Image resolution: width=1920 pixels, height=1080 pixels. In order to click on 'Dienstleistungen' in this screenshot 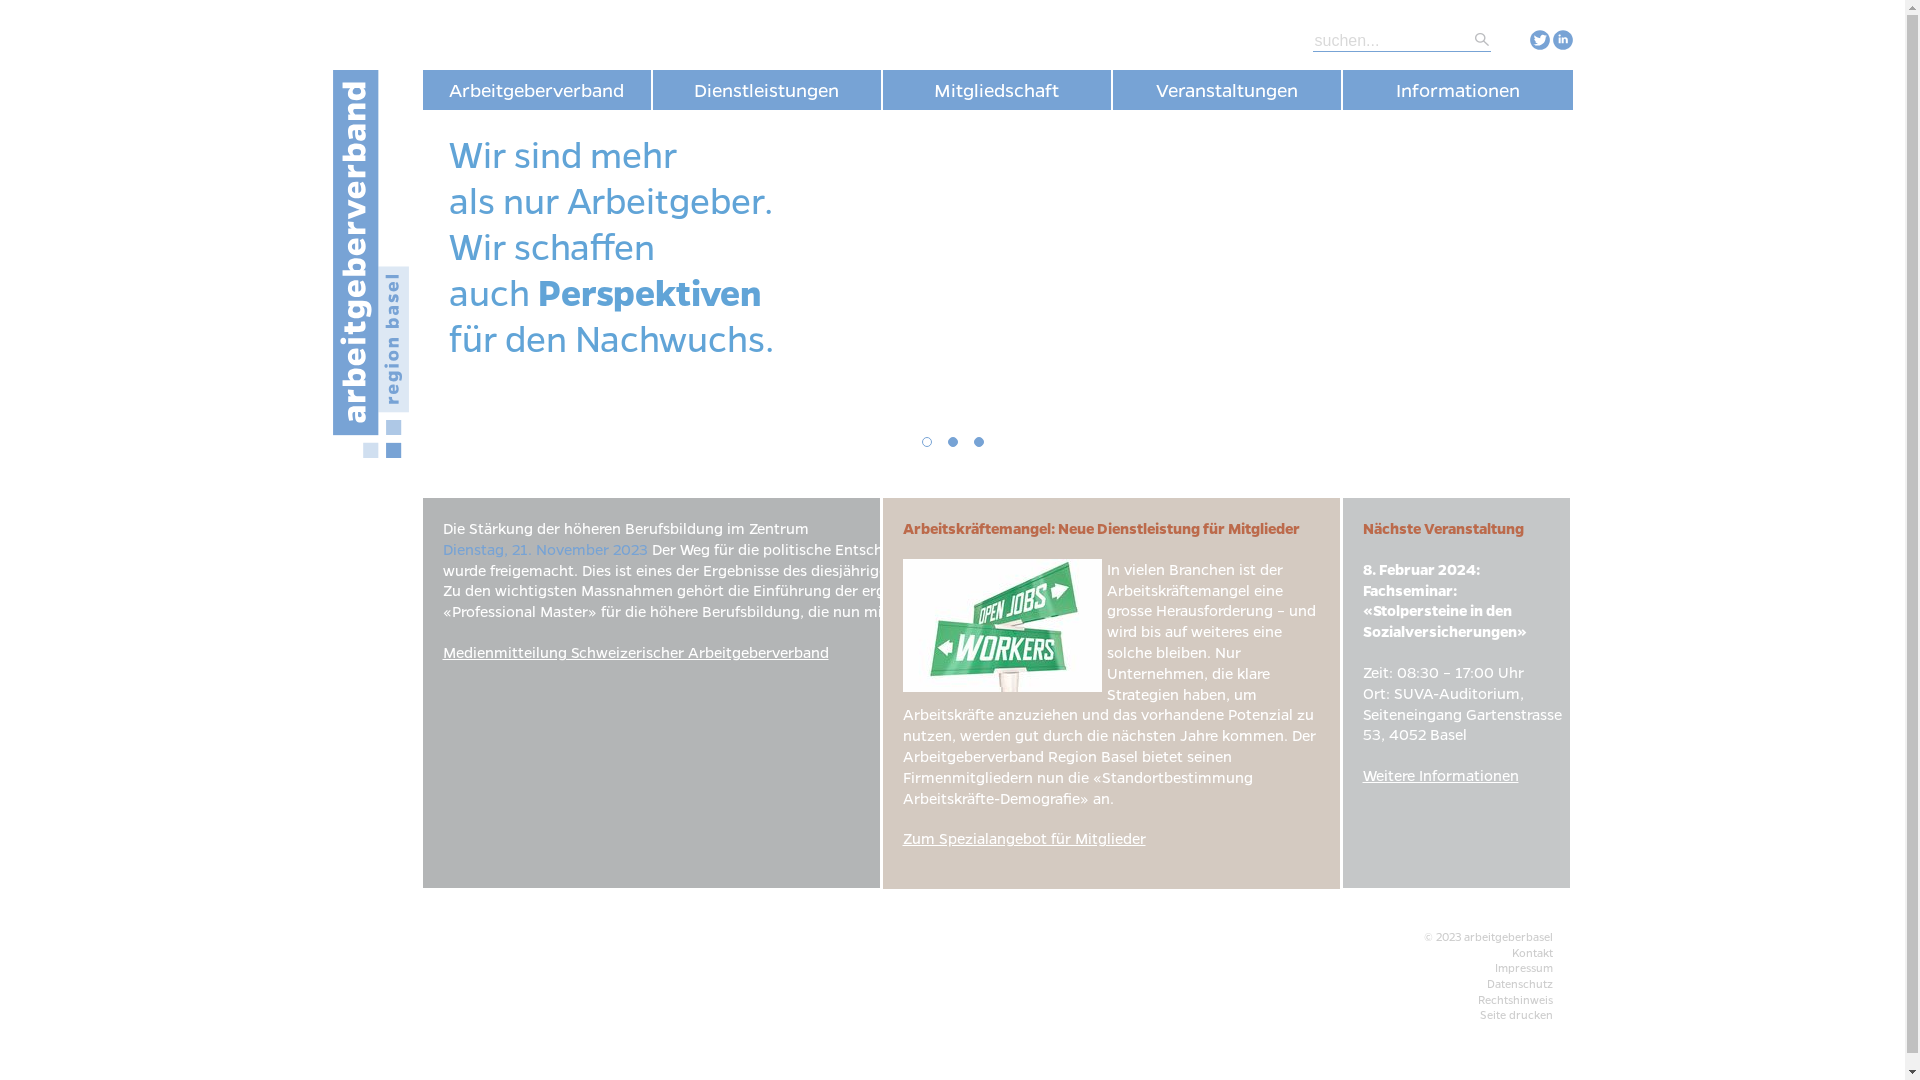, I will do `click(765, 88)`.